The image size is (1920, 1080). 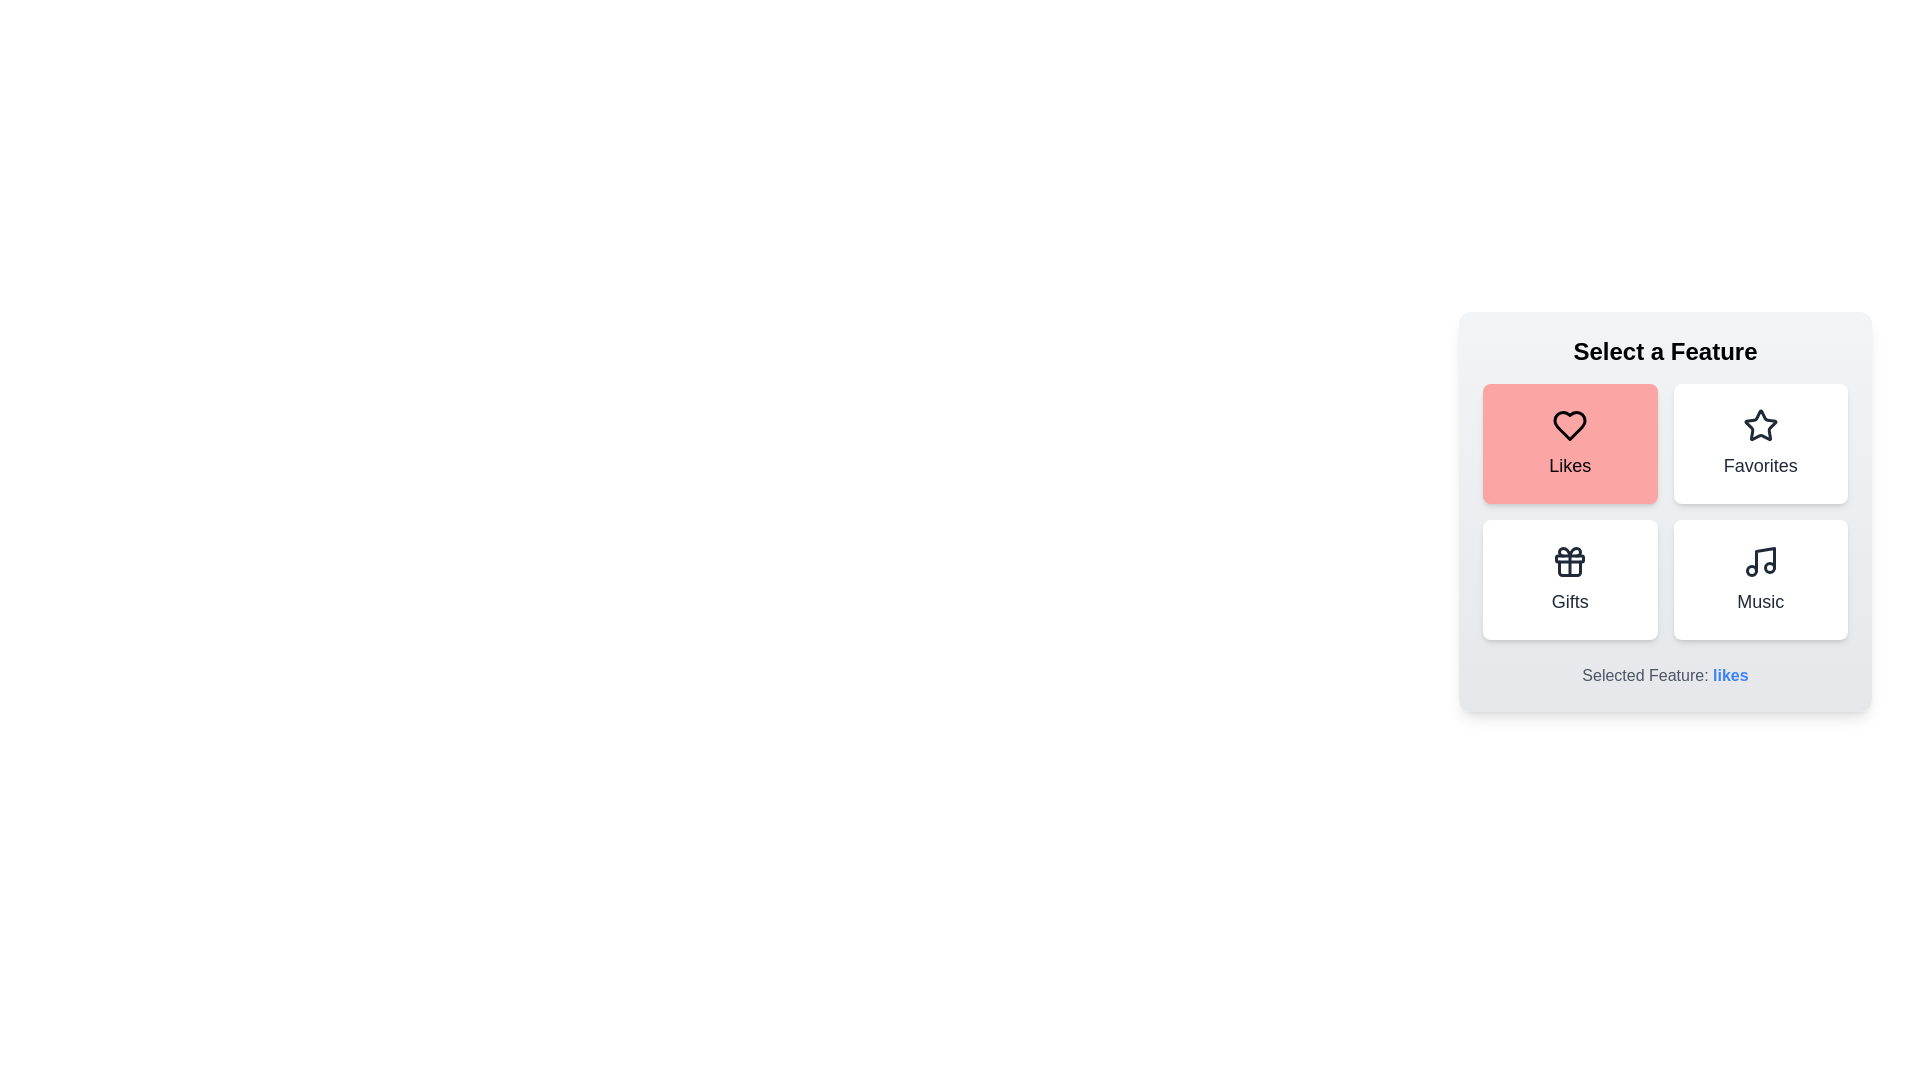 I want to click on the Favorites button to trigger its additional interaction, so click(x=1760, y=442).